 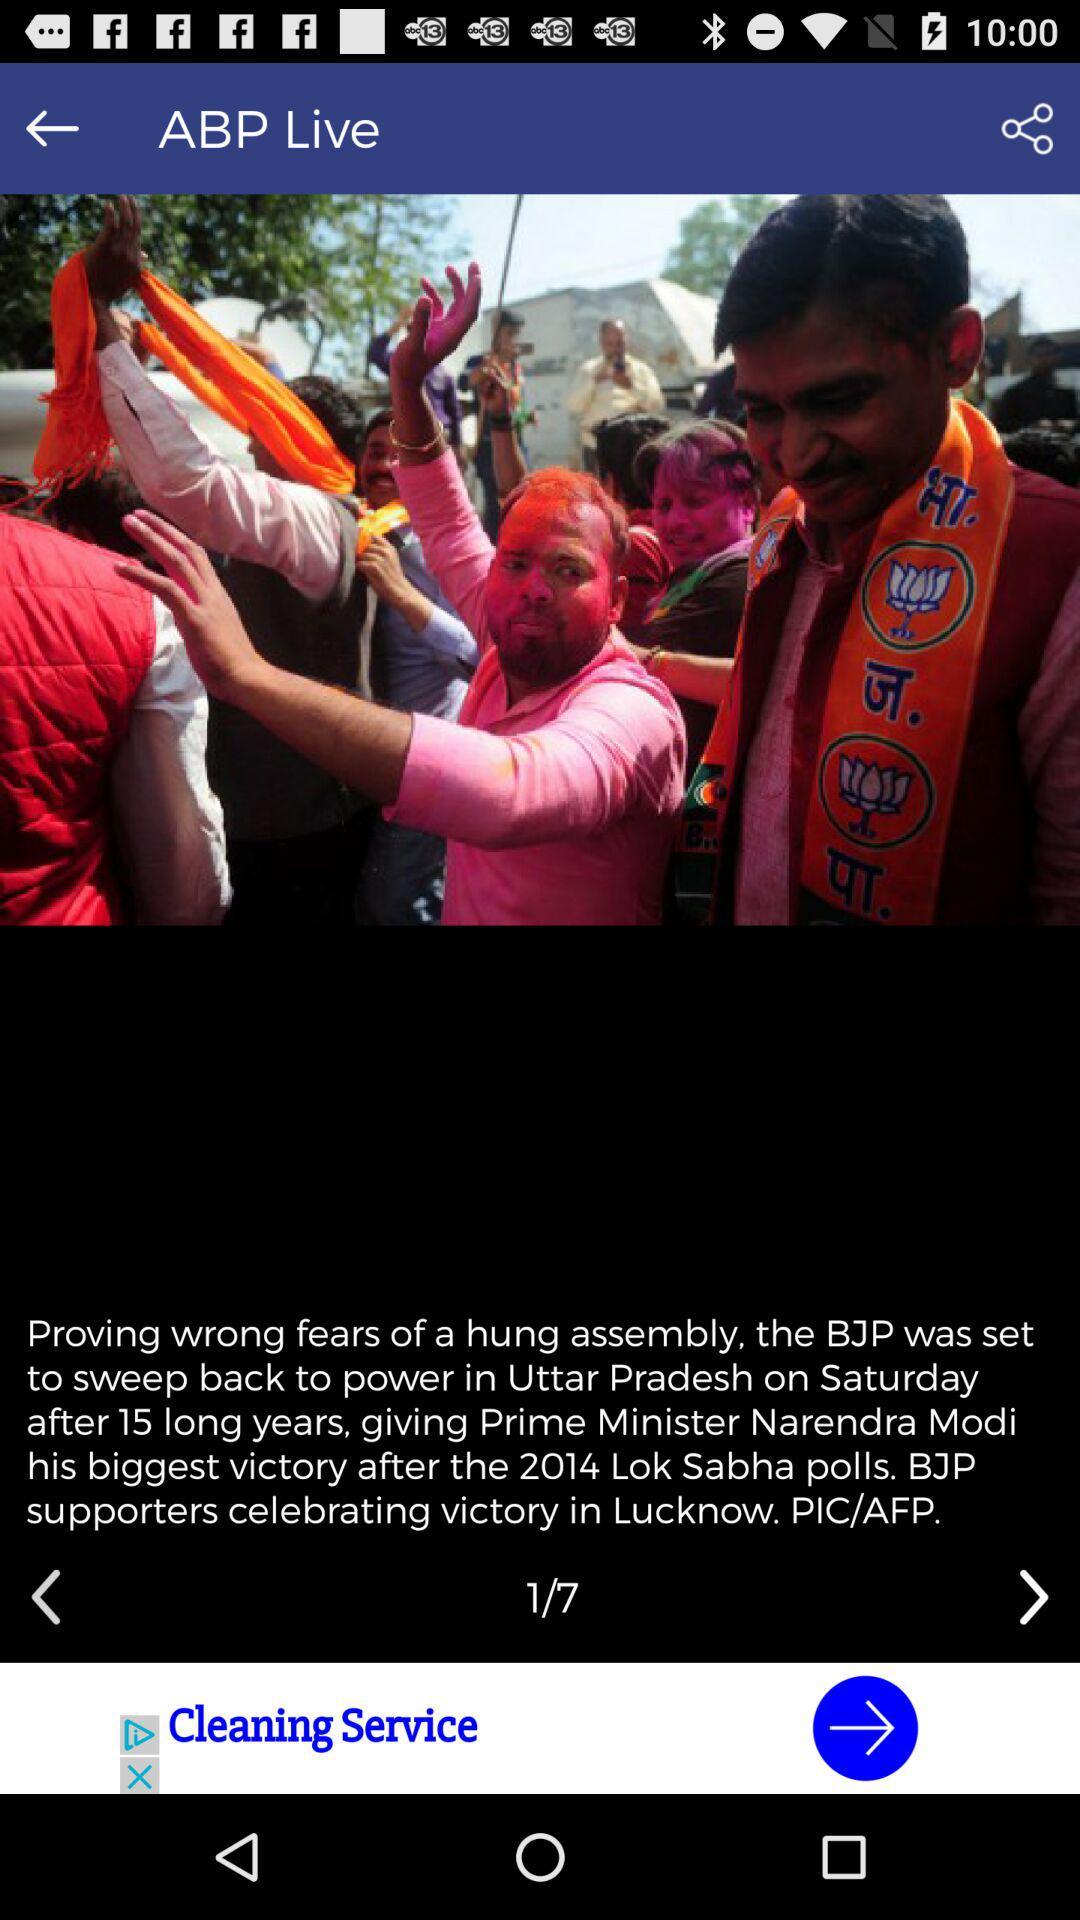 What do you see at coordinates (51, 127) in the screenshot?
I see `backe` at bounding box center [51, 127].